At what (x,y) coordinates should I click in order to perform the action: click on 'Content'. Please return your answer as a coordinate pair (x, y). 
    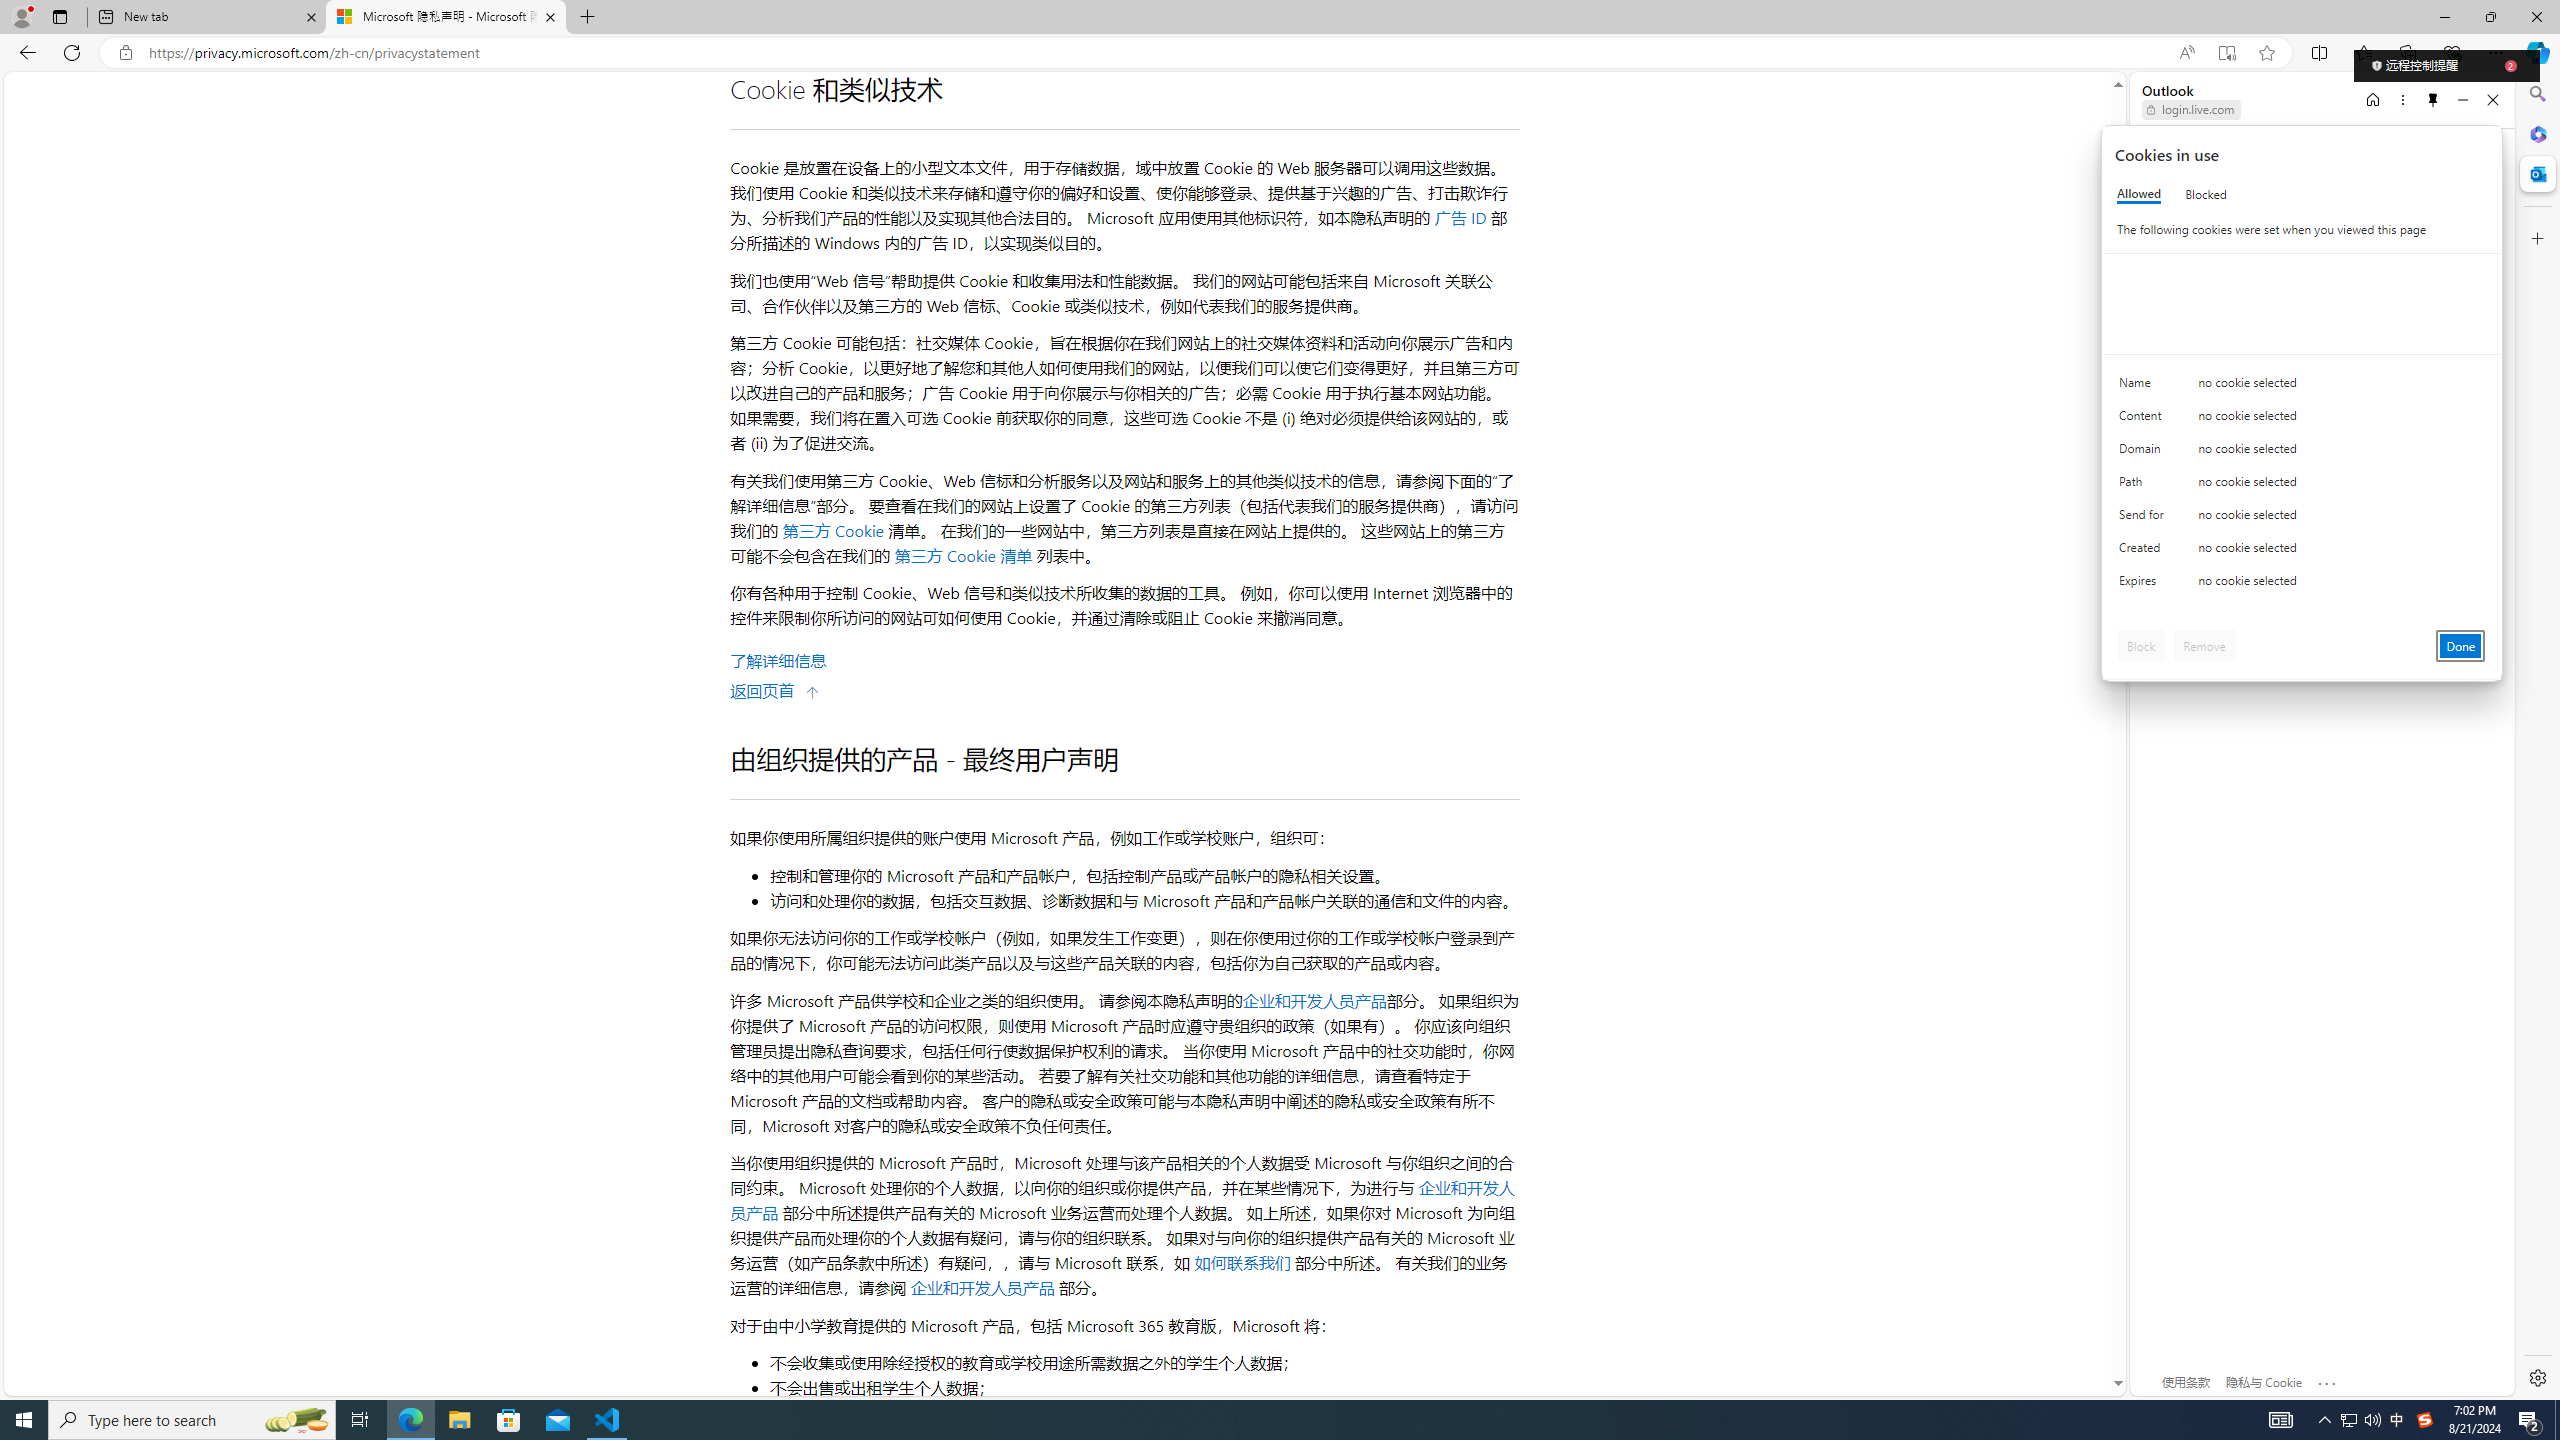
    Looking at the image, I should click on (2144, 420).